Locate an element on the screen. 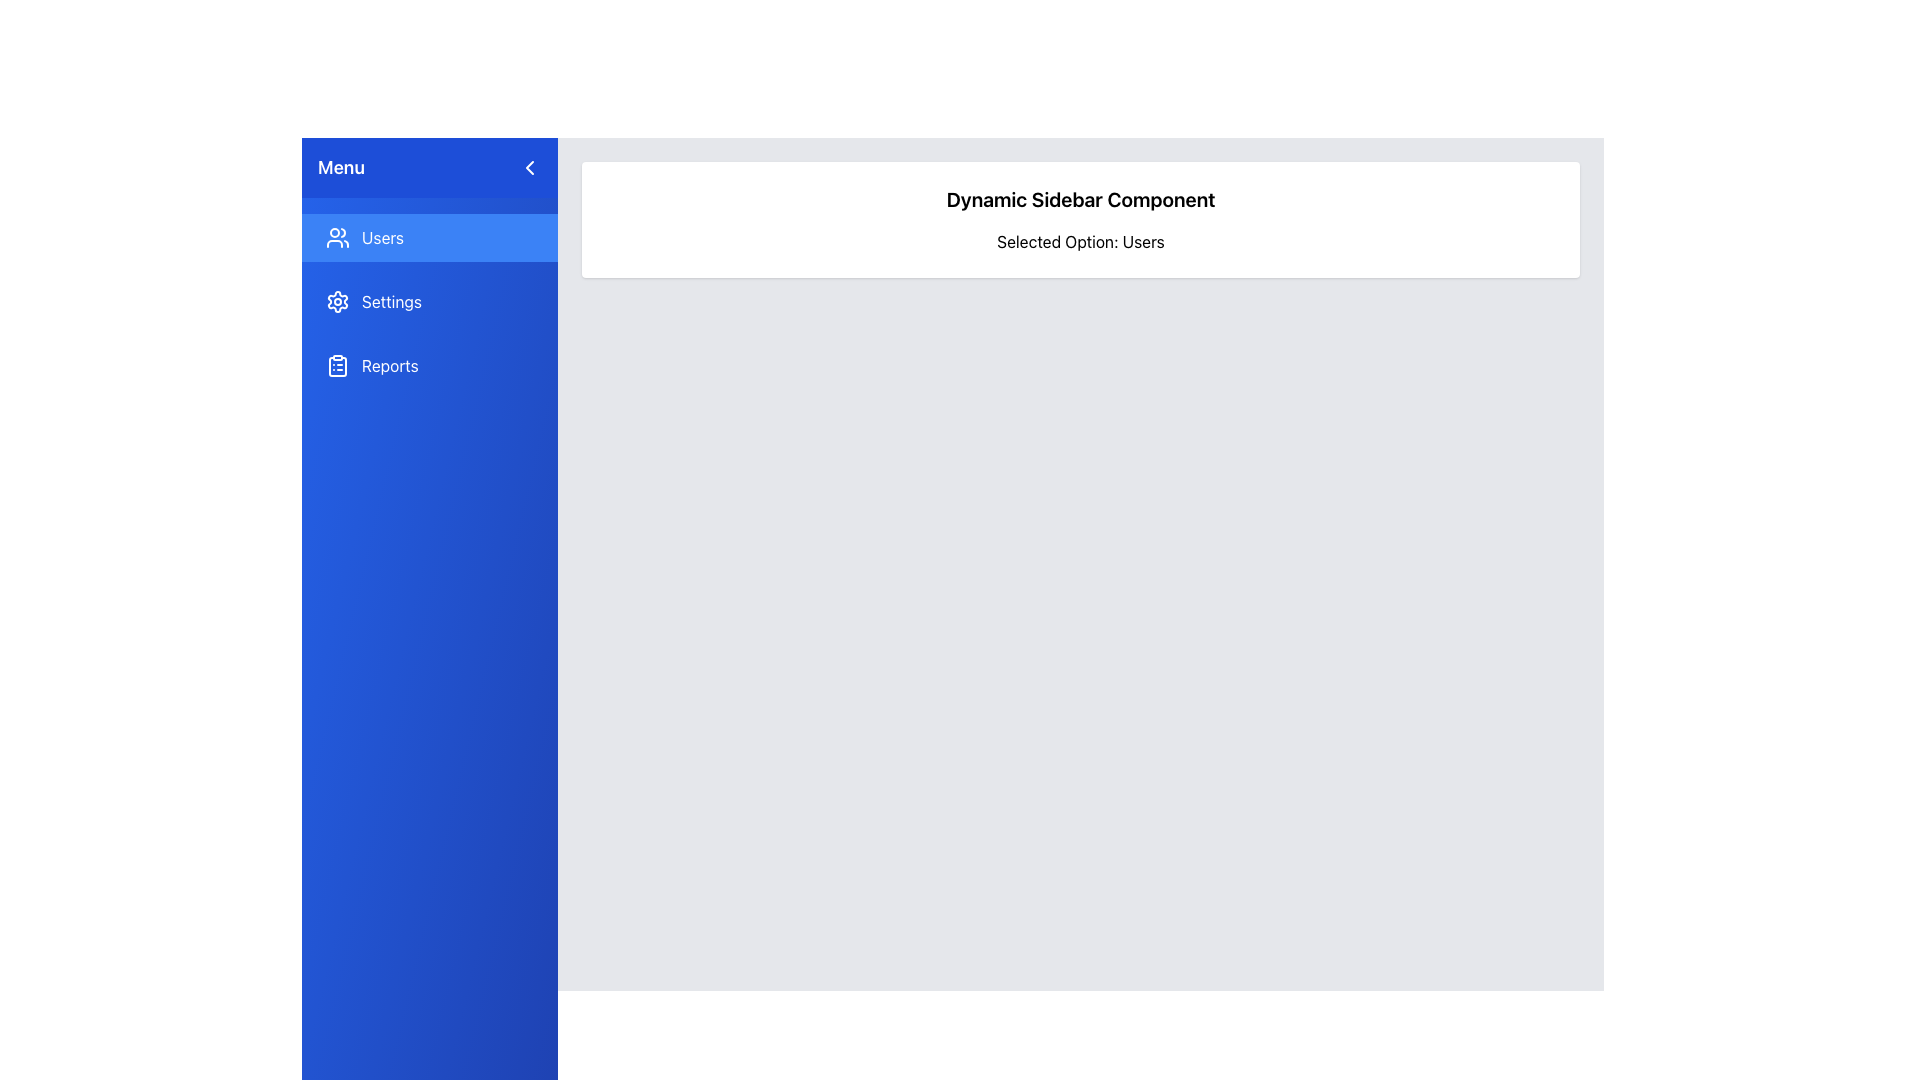  the first button in the vertically arranged sidebar menu is located at coordinates (429, 237).